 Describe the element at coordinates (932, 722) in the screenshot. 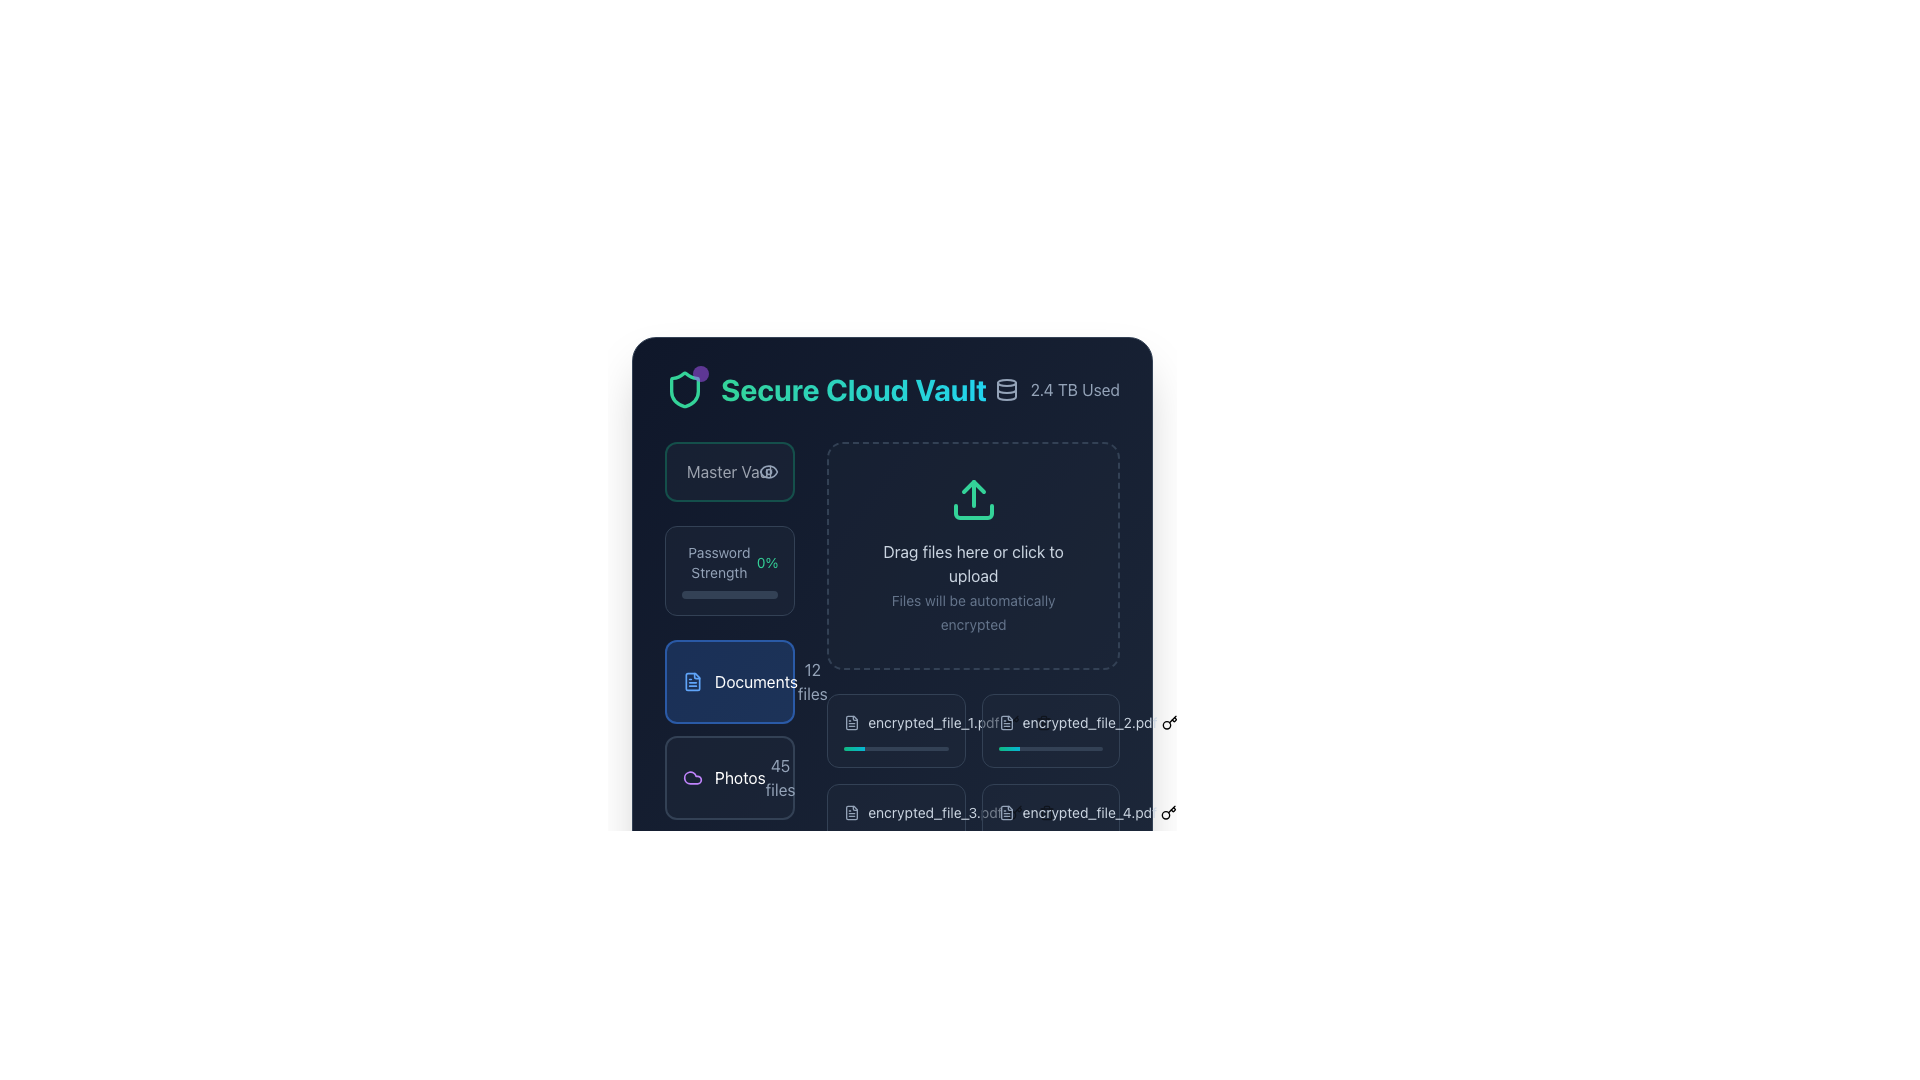

I see `text label displaying 'encrypted_file_1.pdf', which is styled in a small light gray font and located under a document icon in the 'Documents' section` at that location.